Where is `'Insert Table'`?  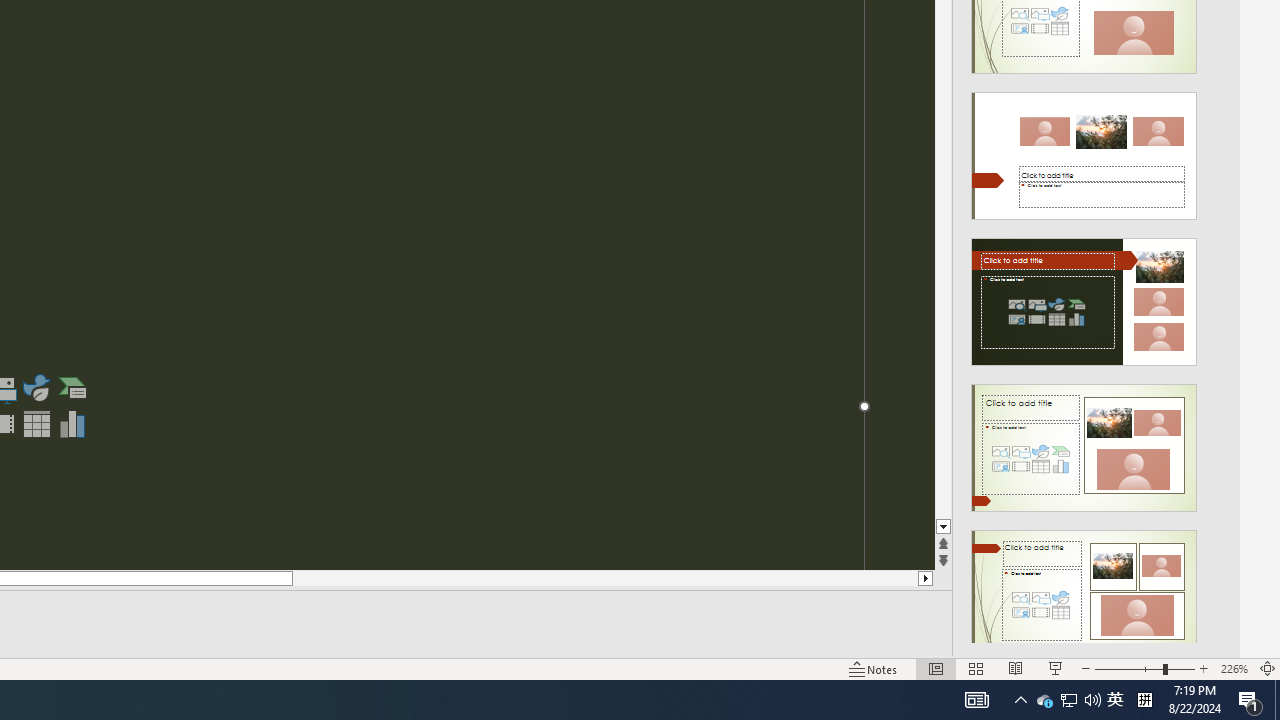 'Insert Table' is located at coordinates (36, 423).